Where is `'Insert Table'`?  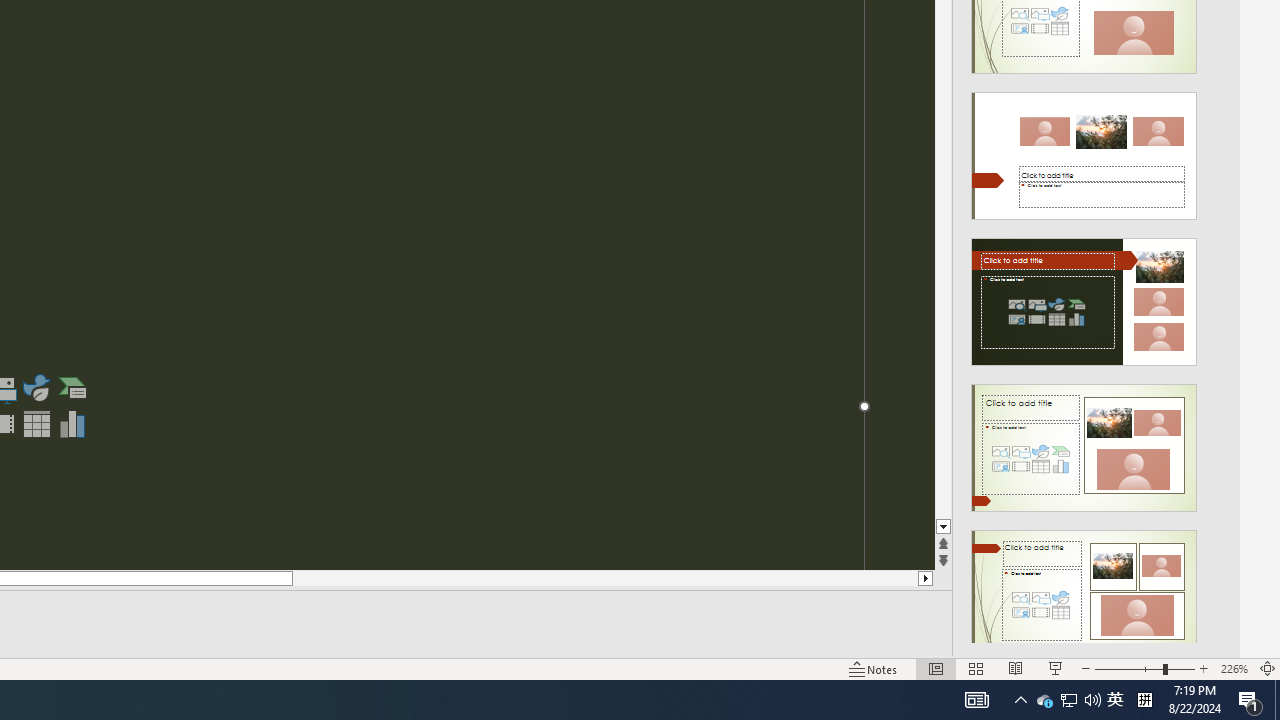 'Insert Table' is located at coordinates (36, 423).